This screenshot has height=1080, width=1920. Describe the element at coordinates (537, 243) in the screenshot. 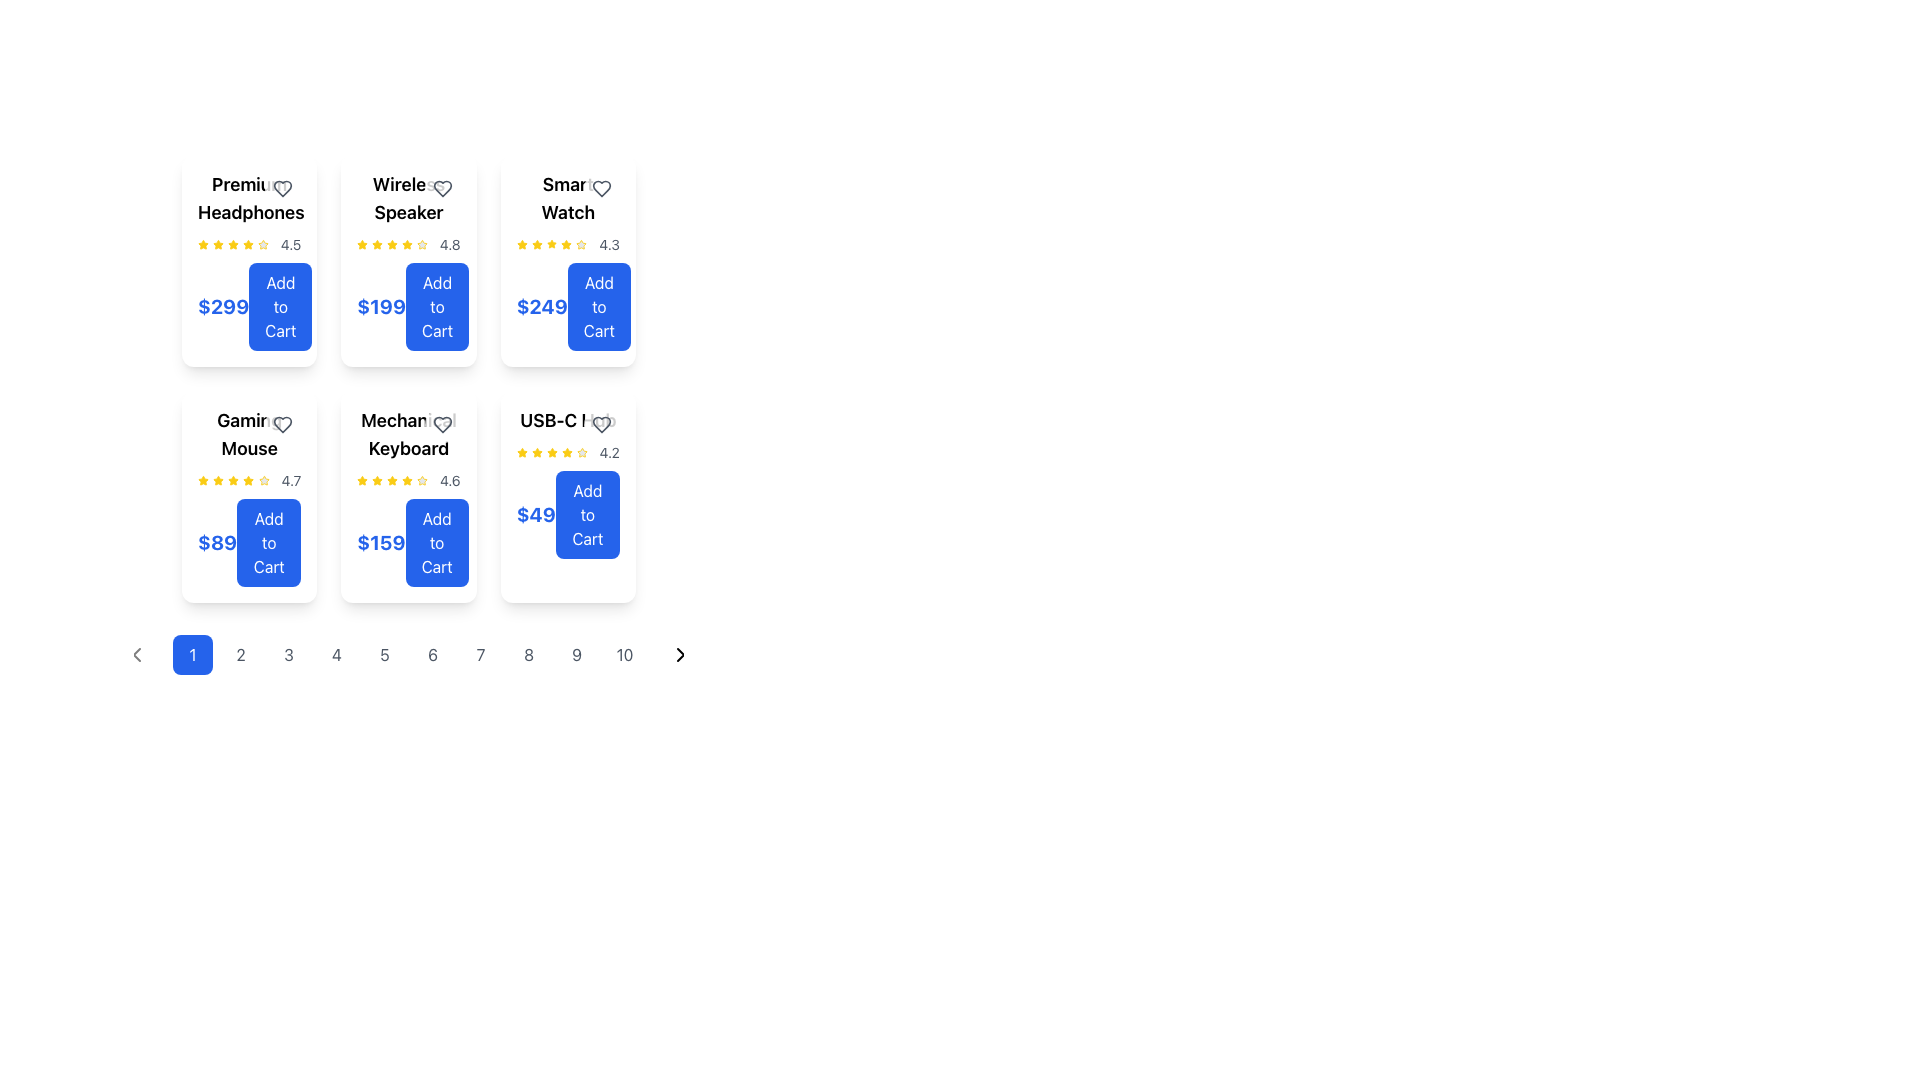

I see `the decorative icon representing user ratings for the Smart Watch card, located at the top right of the grid, adjacent to the heart icon and above the rating value of '4.3'` at that location.